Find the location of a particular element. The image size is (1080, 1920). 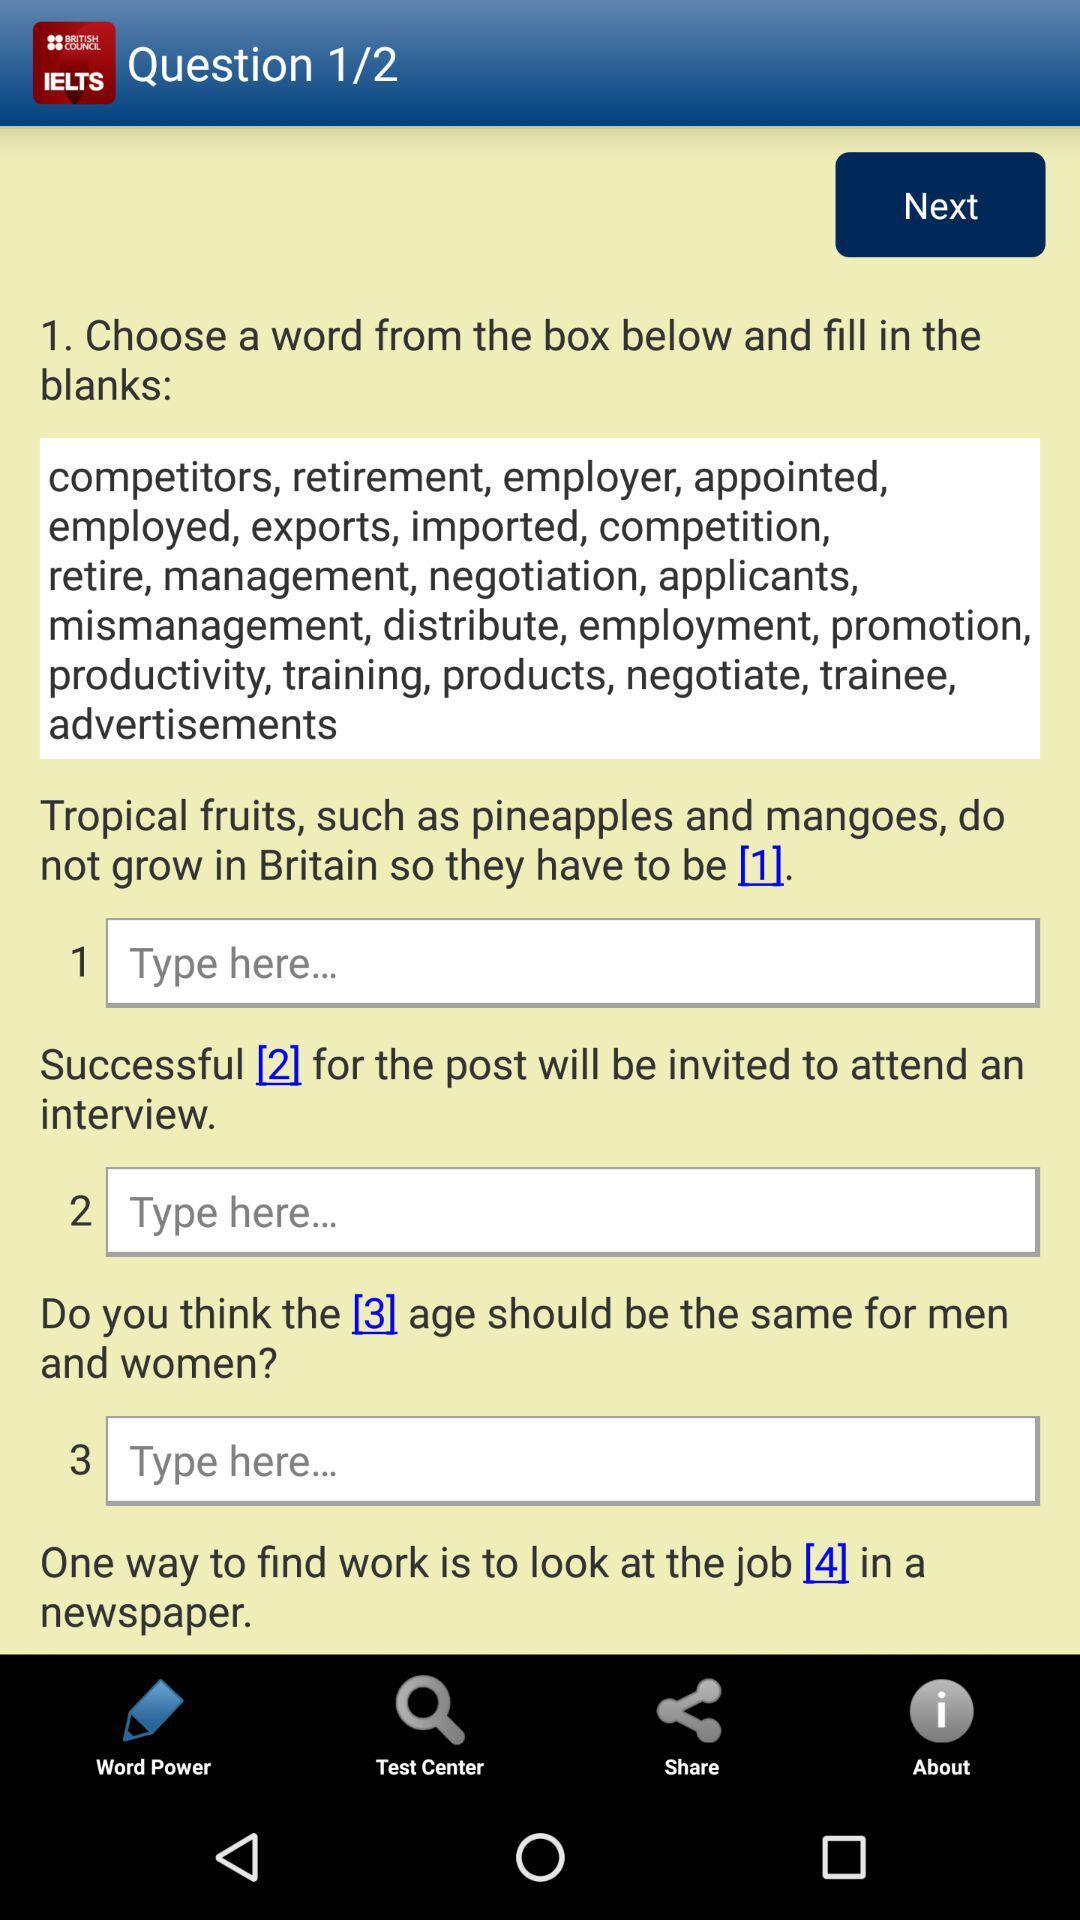

the next button is located at coordinates (940, 204).